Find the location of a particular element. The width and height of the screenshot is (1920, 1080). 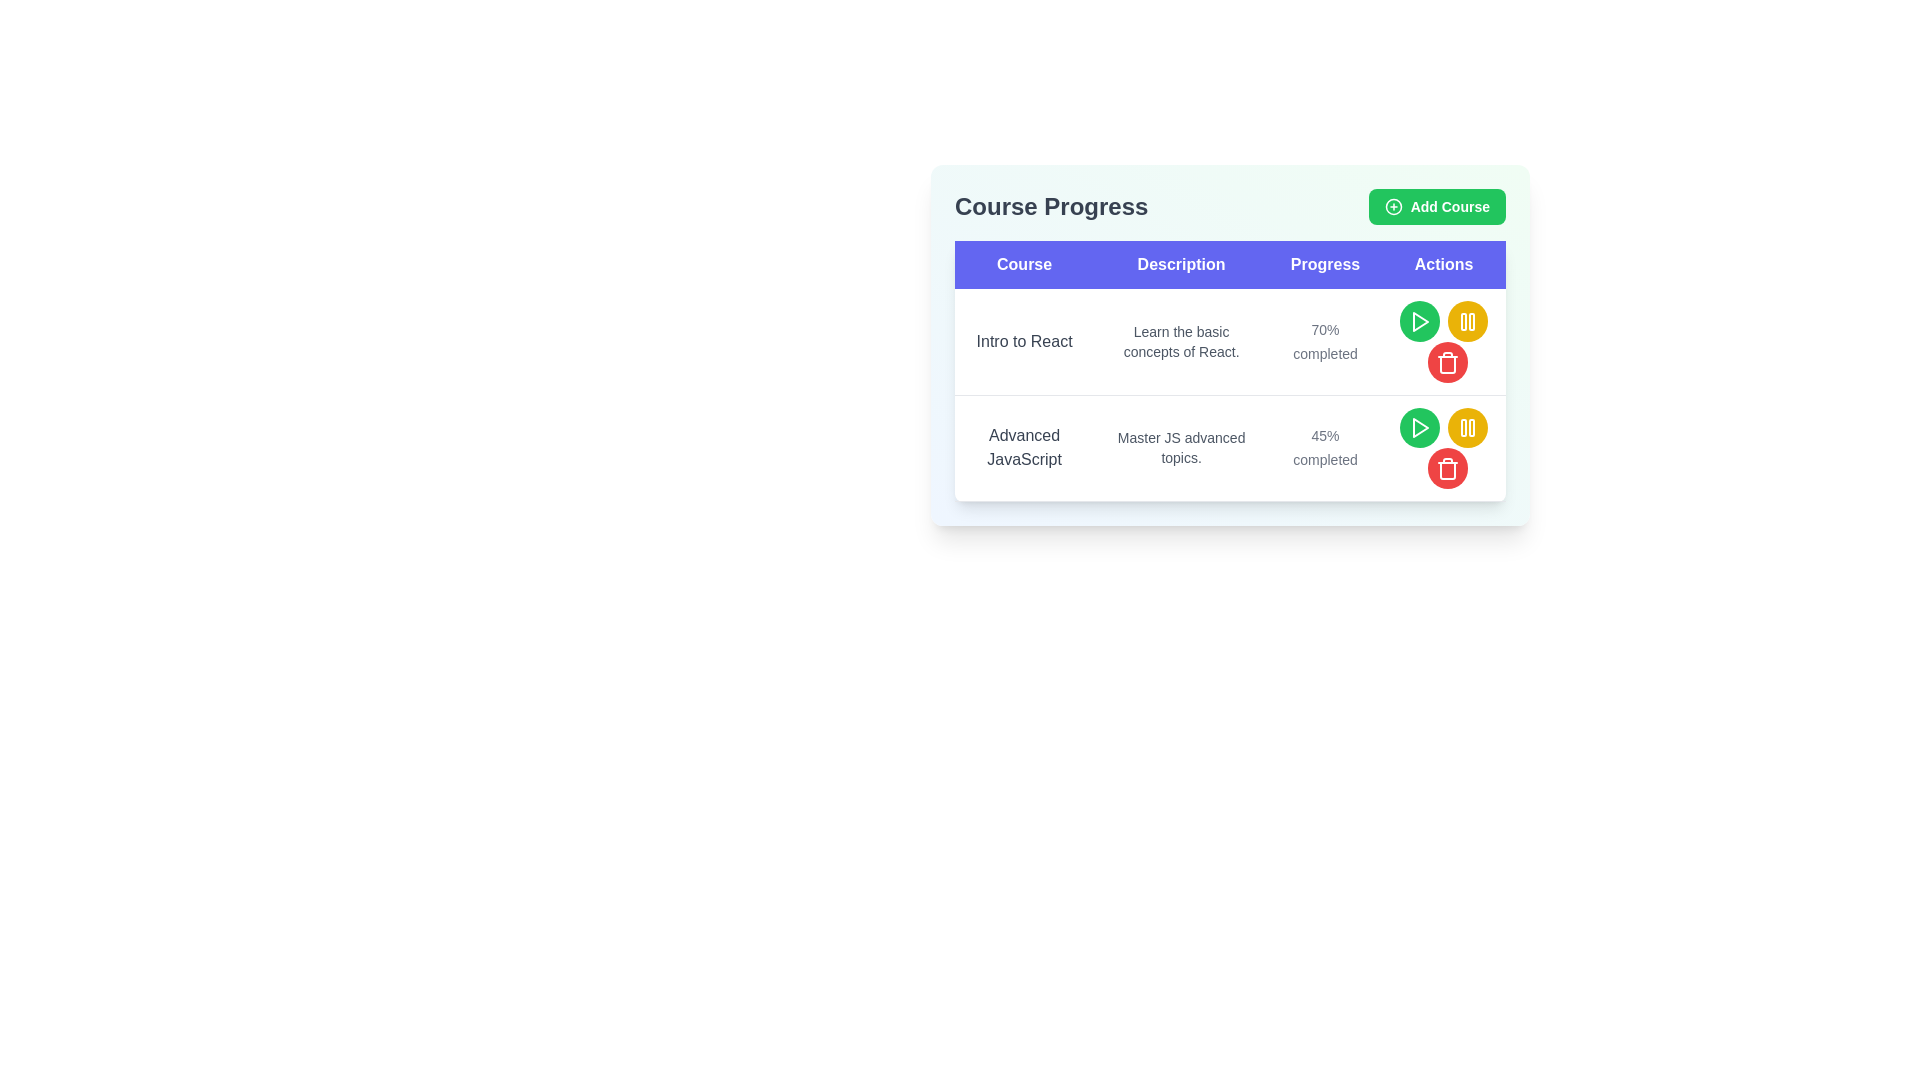

the table row group under the 'Course Progress' section is located at coordinates (1229, 395).